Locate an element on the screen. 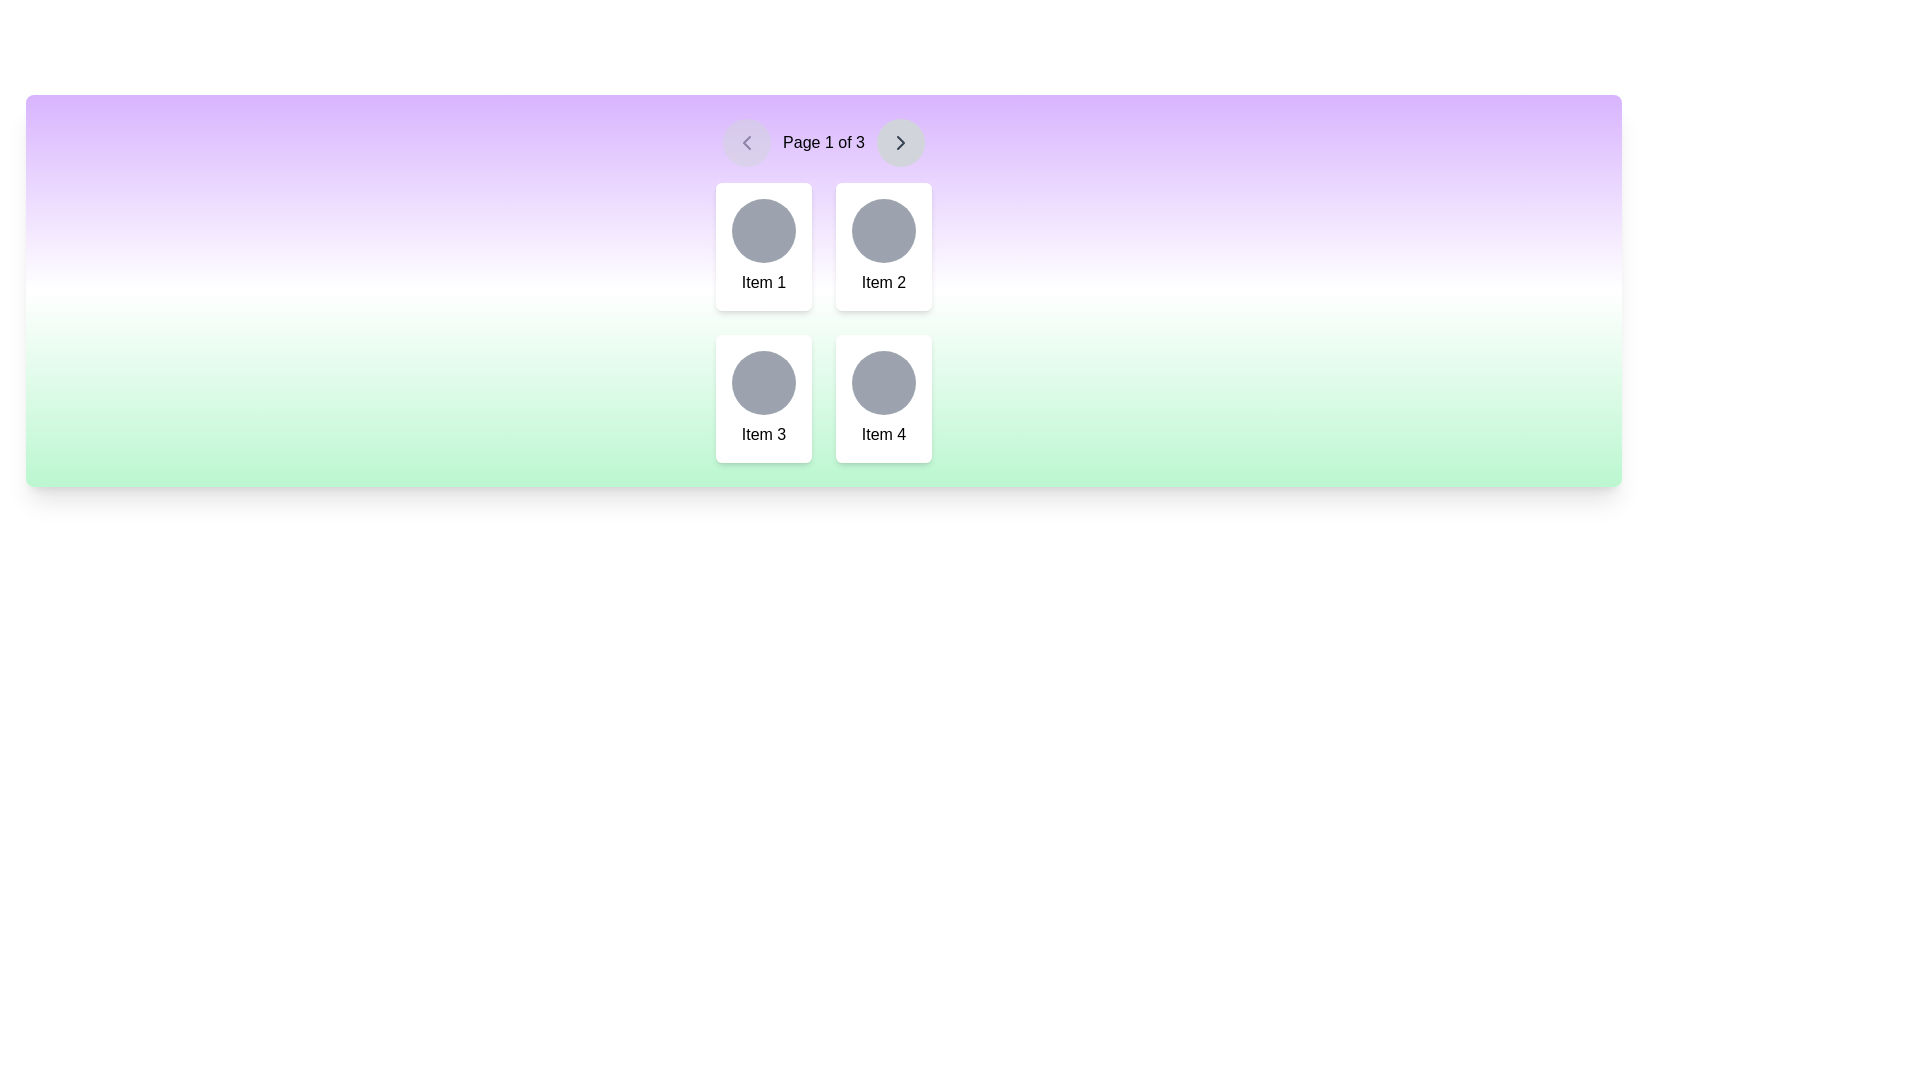 The height and width of the screenshot is (1080, 1920). the decorative circular element located centrally within the card labeled 'Item 3', which is part of a 2x2 grid layout is located at coordinates (762, 382).